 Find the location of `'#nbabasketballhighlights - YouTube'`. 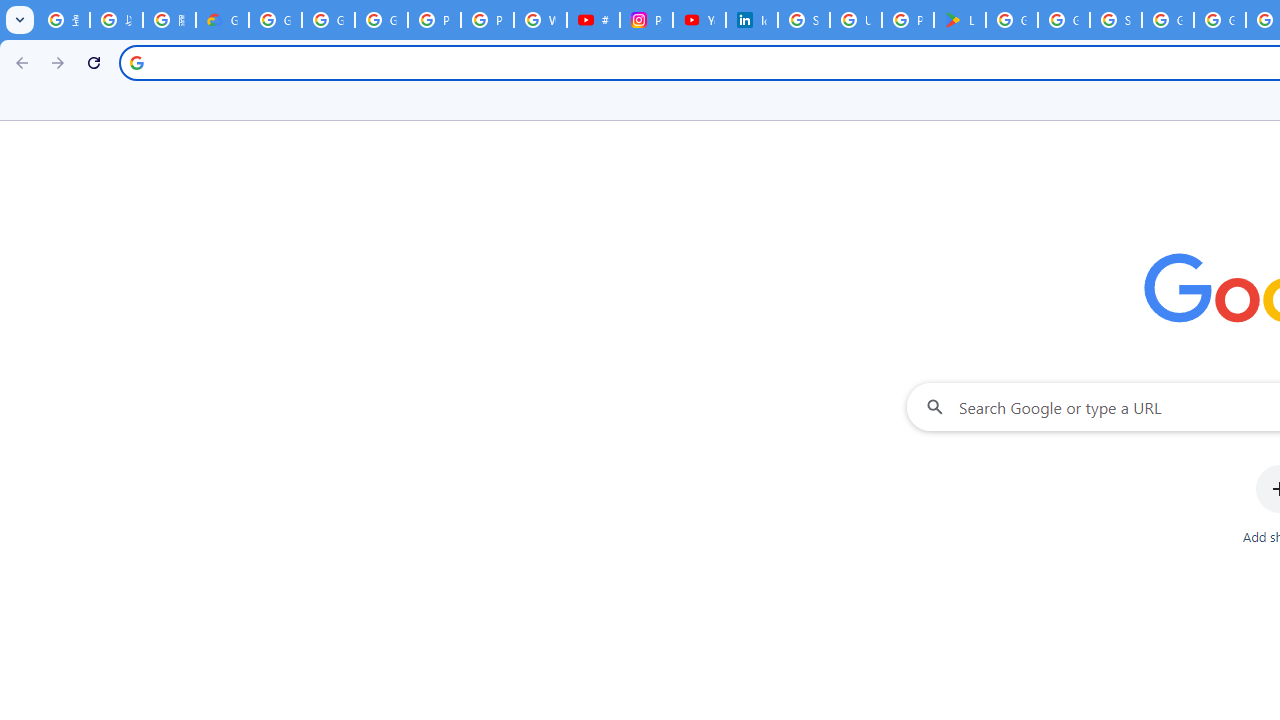

'#nbabasketballhighlights - YouTube' is located at coordinates (592, 20).